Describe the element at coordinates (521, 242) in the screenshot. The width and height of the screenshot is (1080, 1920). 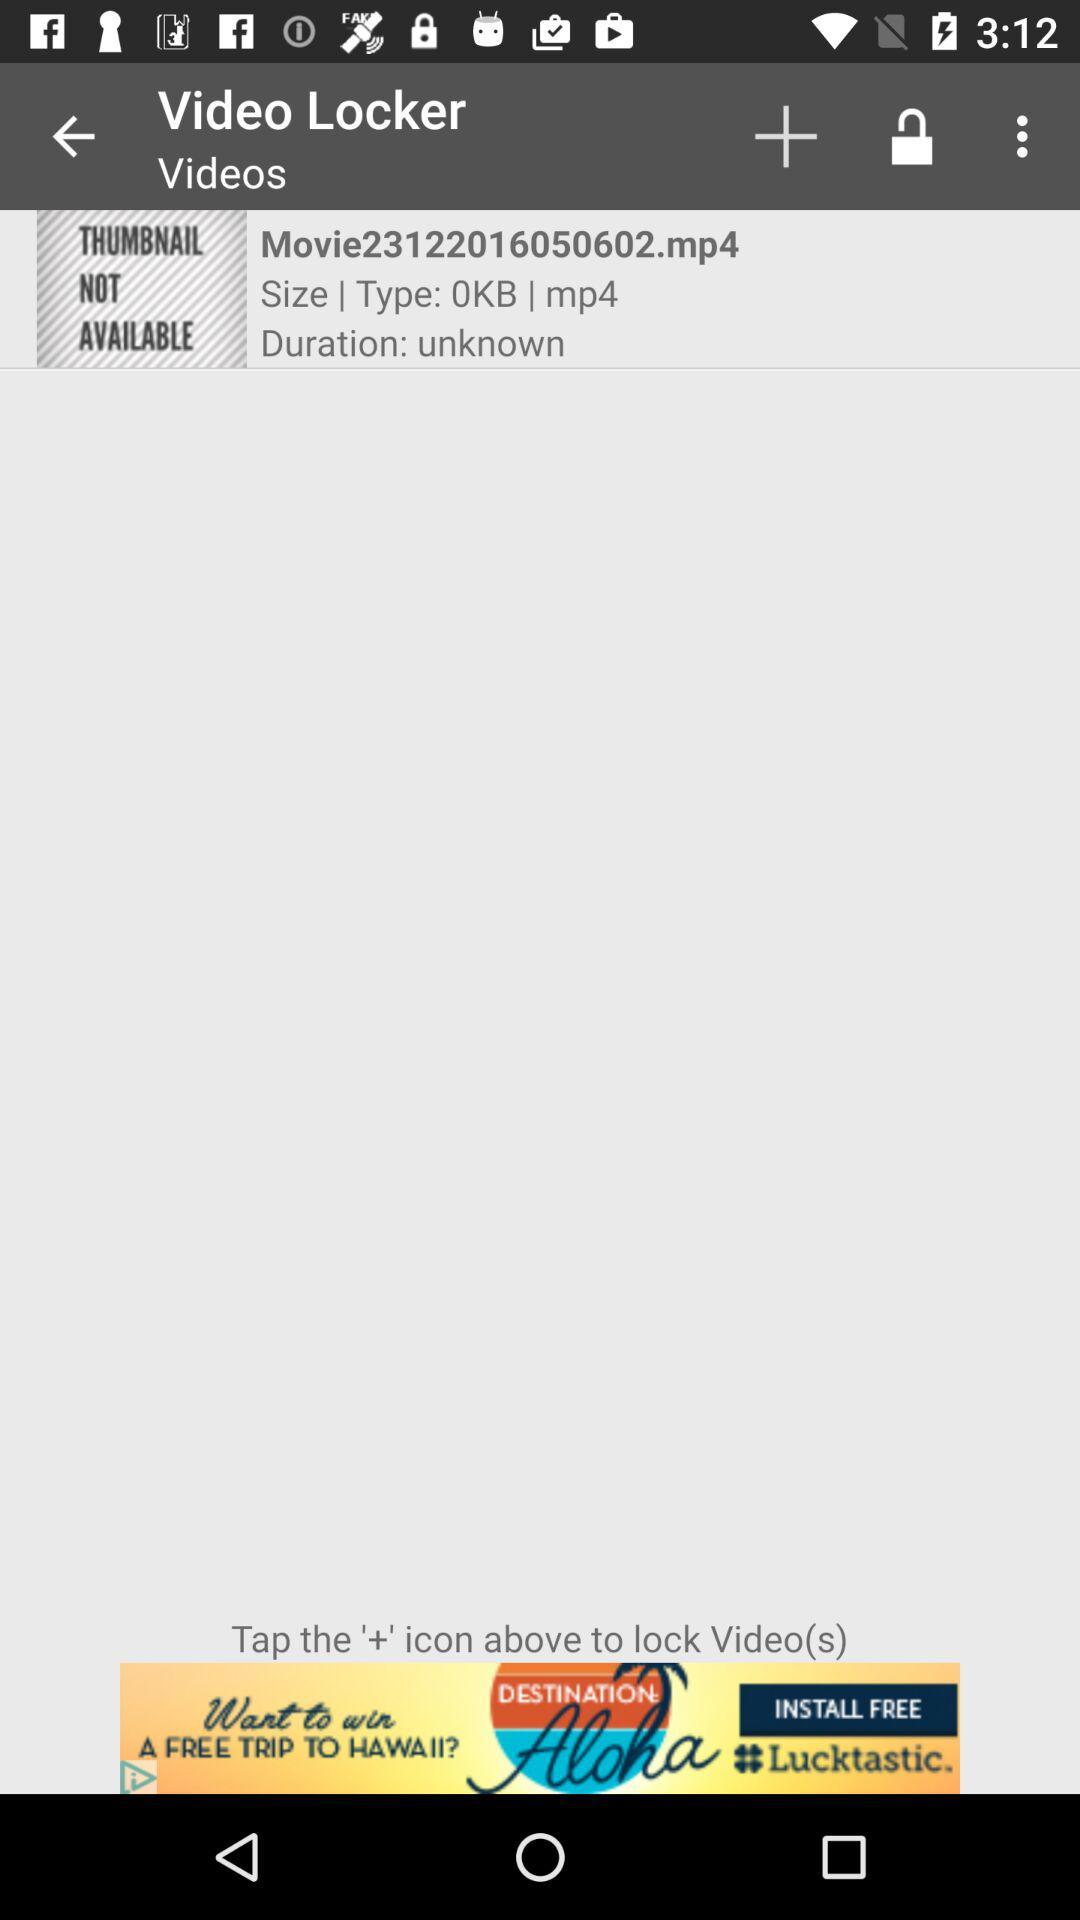
I see `movie23122016050602.mp4 icon` at that location.